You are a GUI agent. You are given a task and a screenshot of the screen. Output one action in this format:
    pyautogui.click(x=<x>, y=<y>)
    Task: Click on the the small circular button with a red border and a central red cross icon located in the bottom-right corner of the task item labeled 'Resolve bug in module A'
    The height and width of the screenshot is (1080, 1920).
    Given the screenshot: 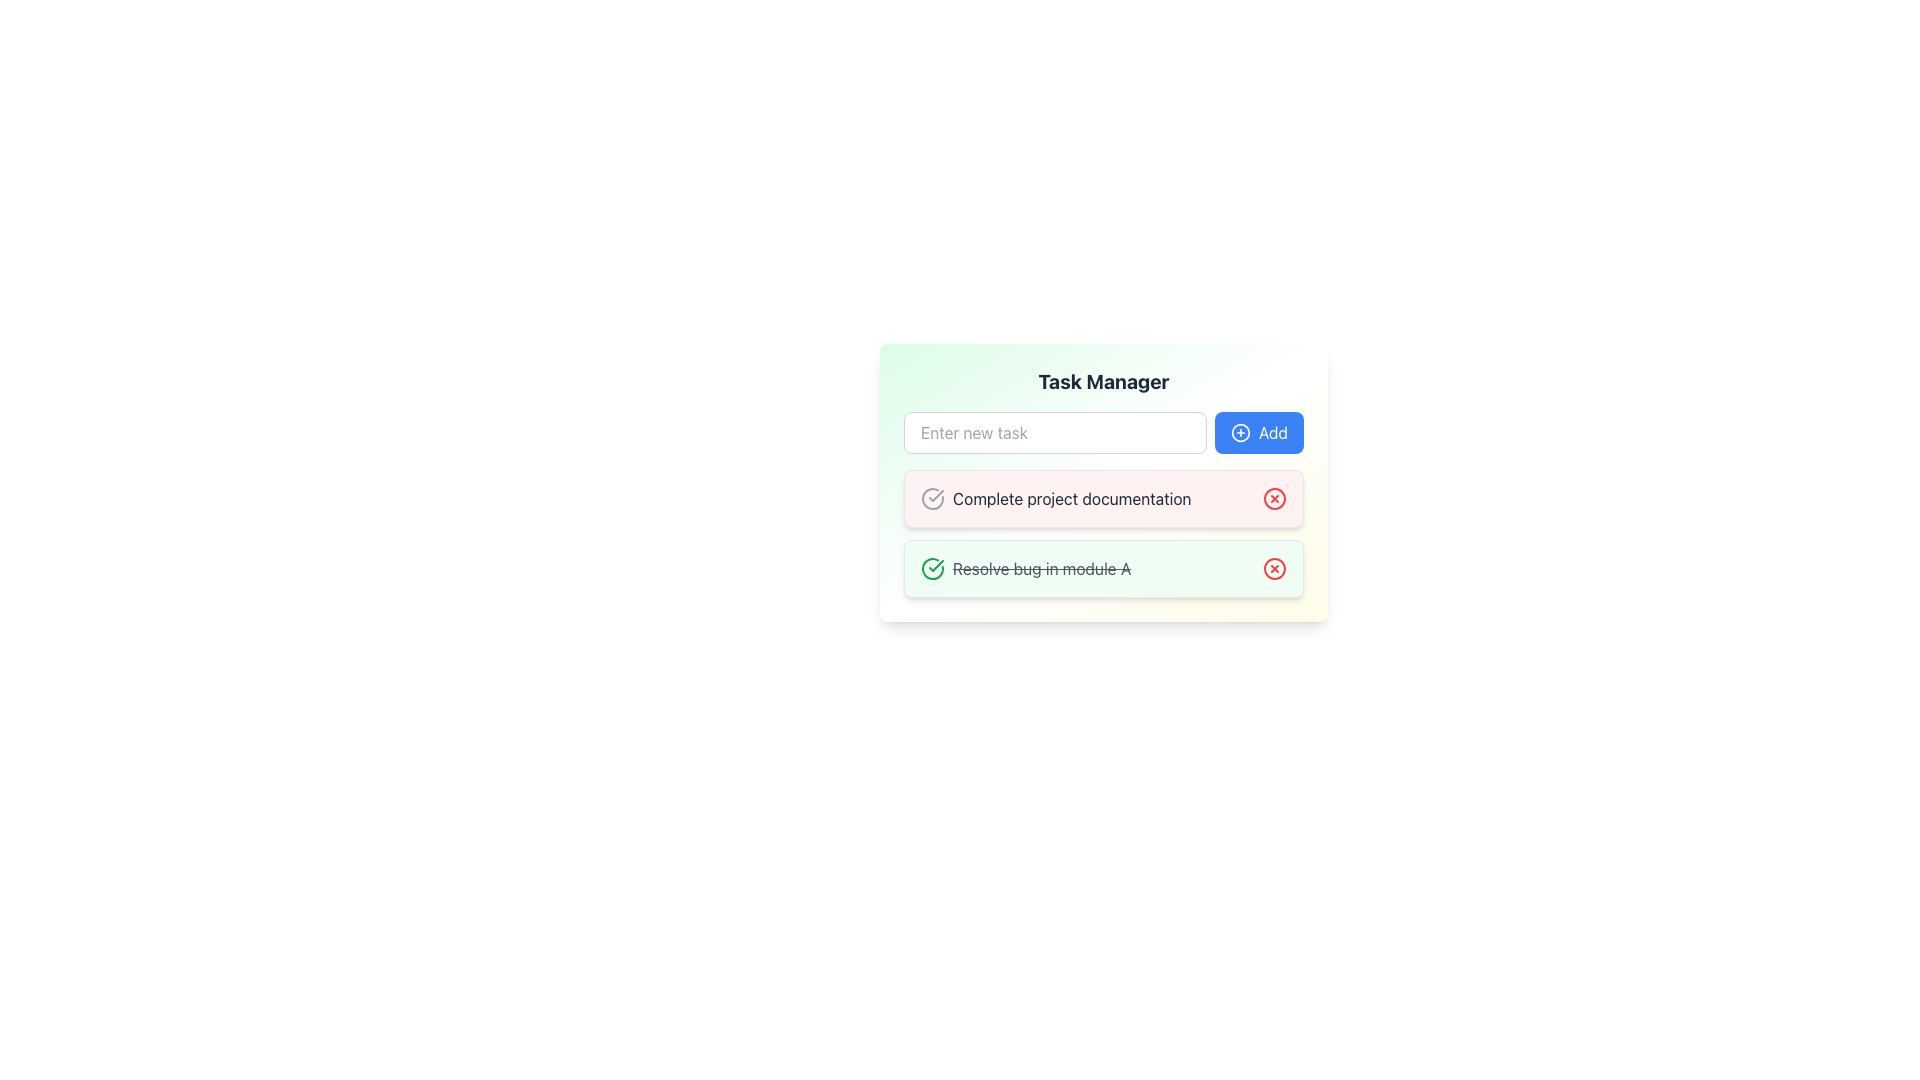 What is the action you would take?
    pyautogui.click(x=1274, y=569)
    